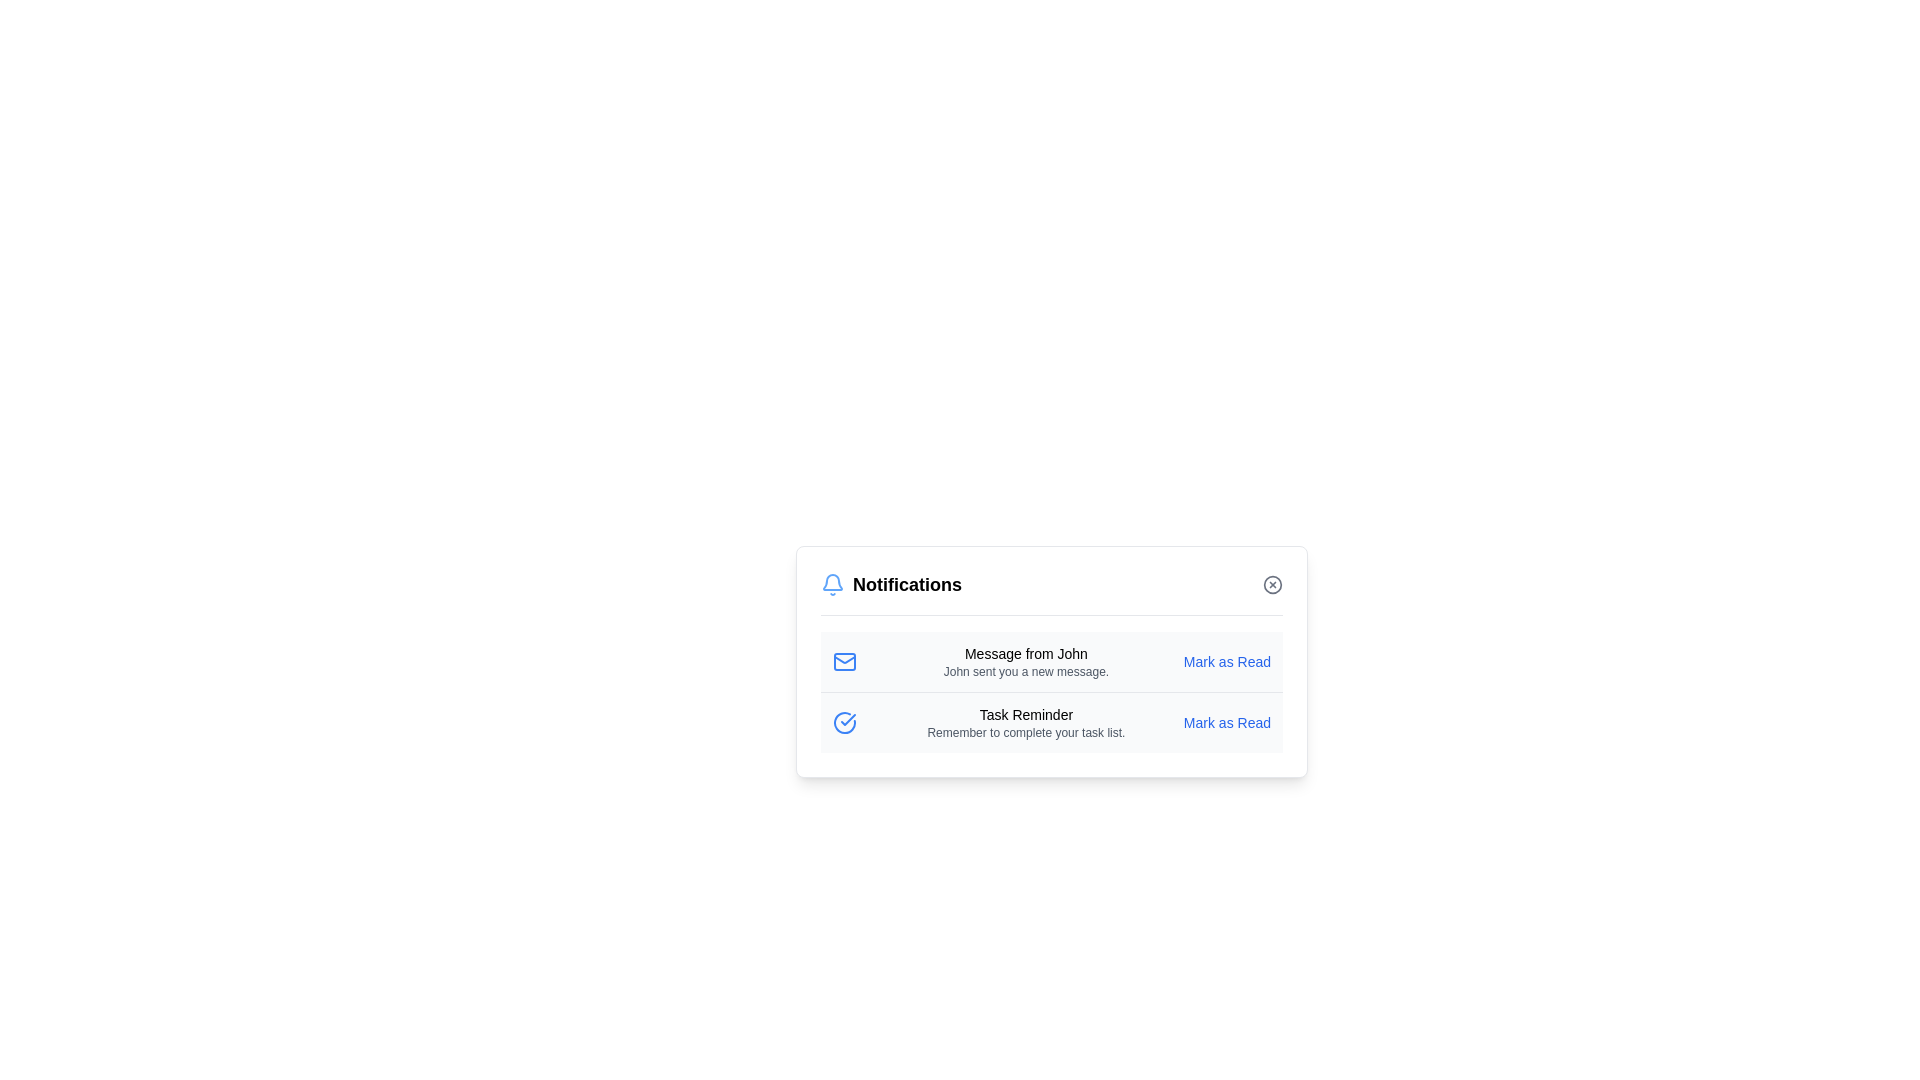 This screenshot has width=1920, height=1080. Describe the element at coordinates (844, 662) in the screenshot. I see `the rectangular icon component with a blue outline, which is centered within the mail icon graphic in the upper section of the notification list` at that location.